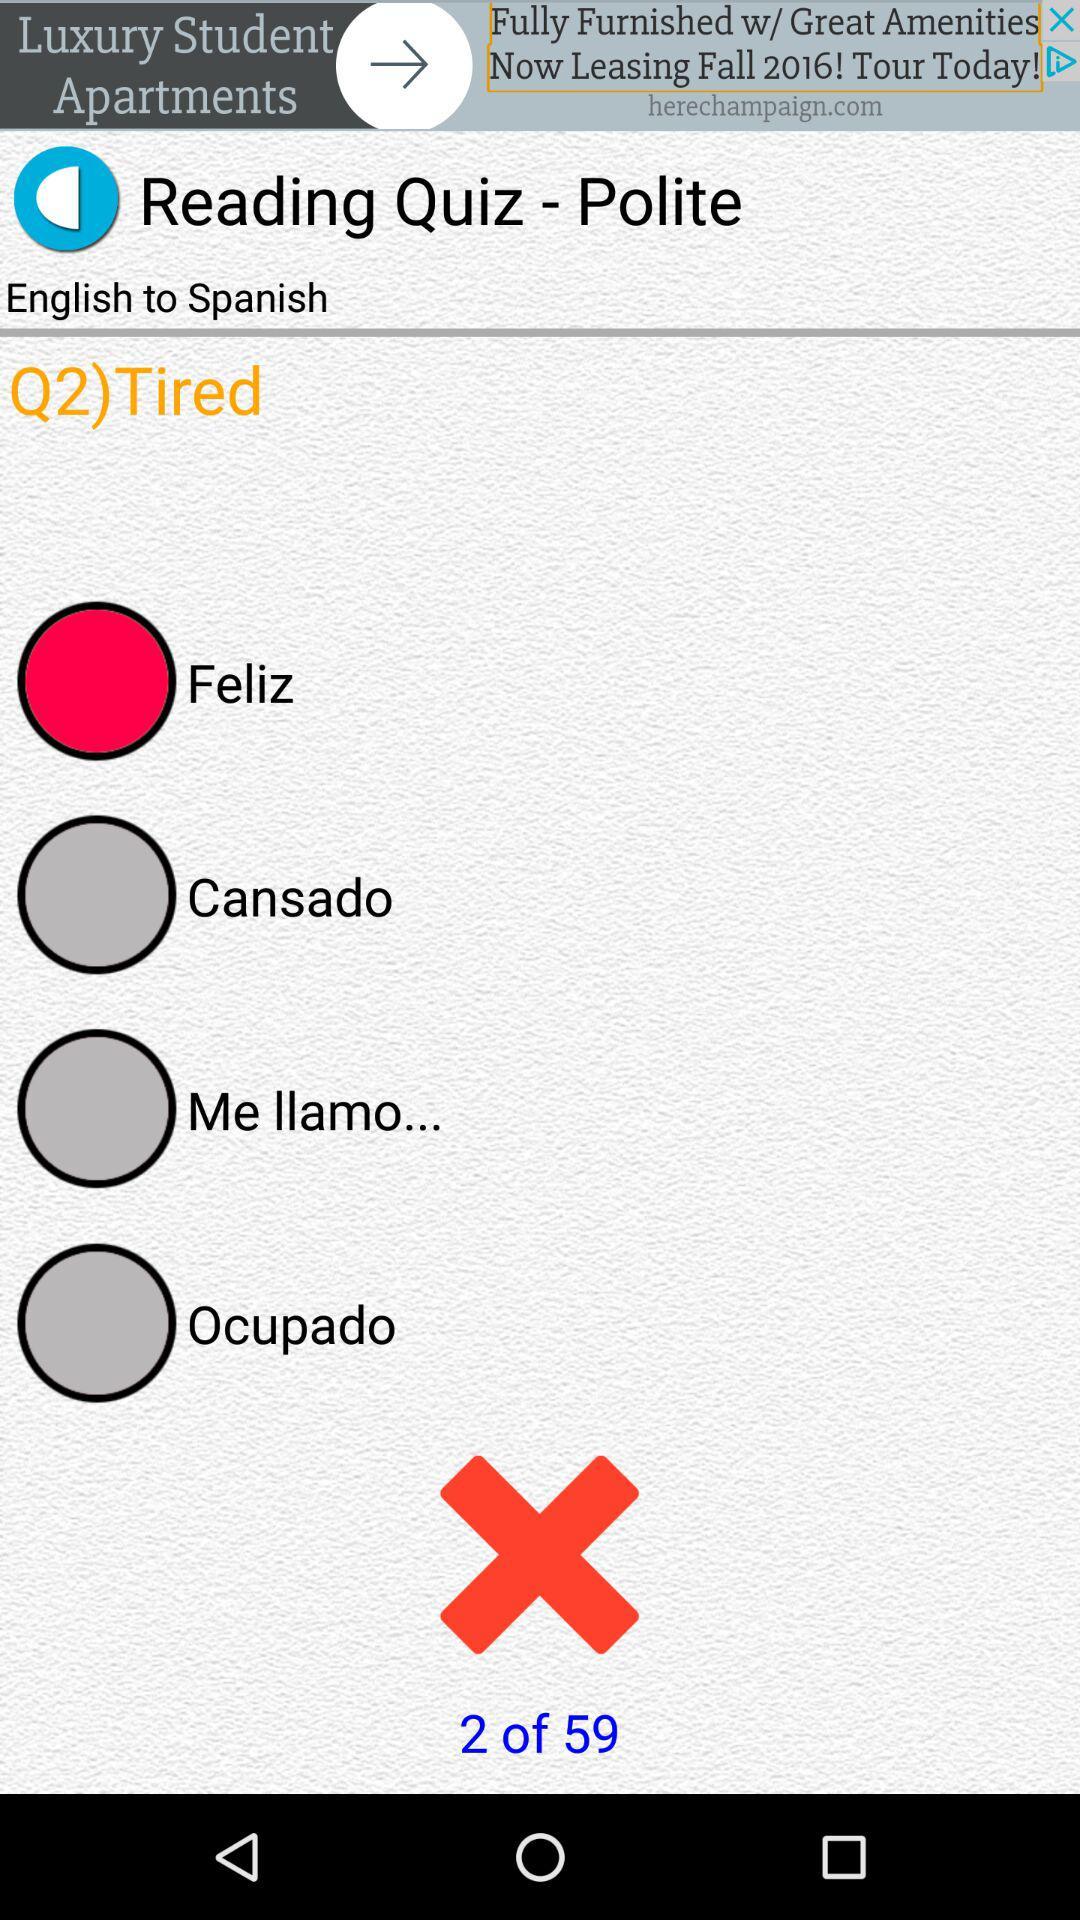 The width and height of the screenshot is (1080, 1920). Describe the element at coordinates (97, 1323) in the screenshot. I see `option` at that location.